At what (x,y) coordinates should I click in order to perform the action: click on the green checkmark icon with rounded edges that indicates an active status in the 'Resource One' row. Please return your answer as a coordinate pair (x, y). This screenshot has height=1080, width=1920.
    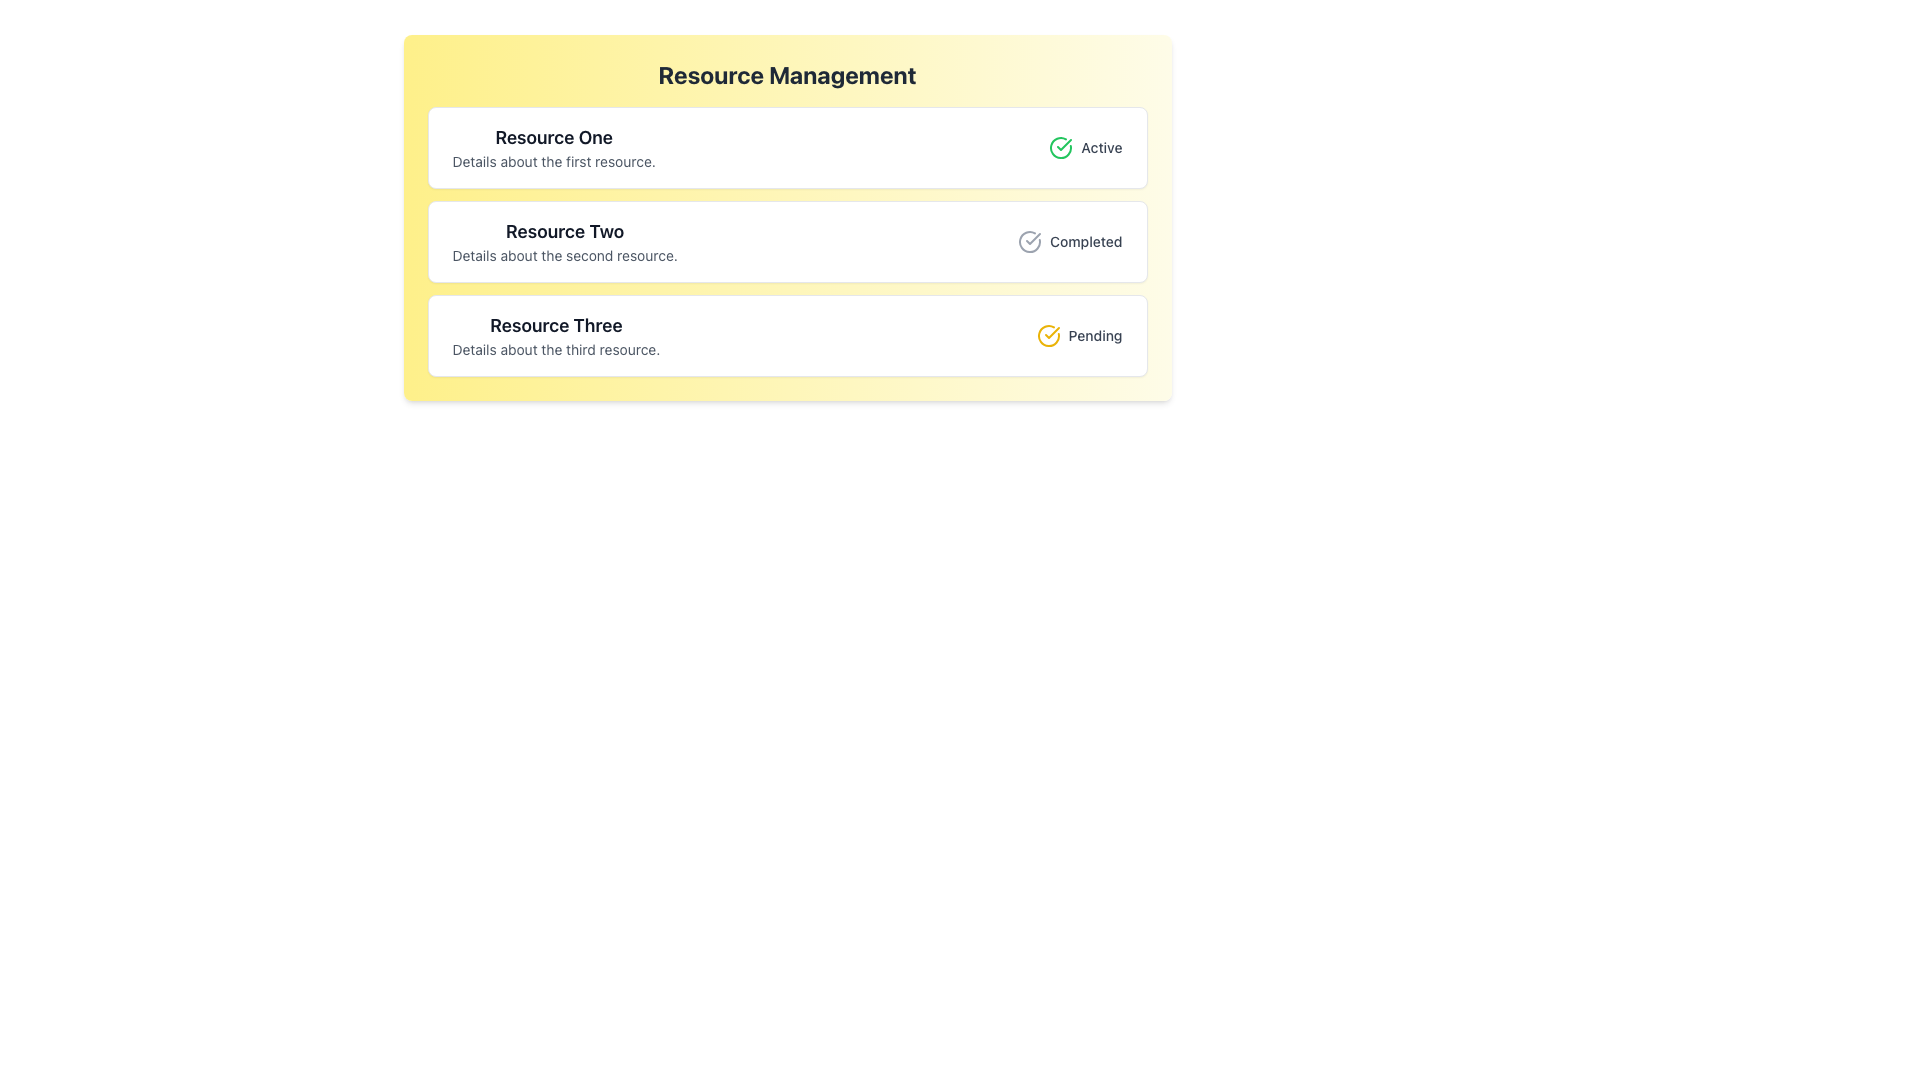
    Looking at the image, I should click on (1063, 144).